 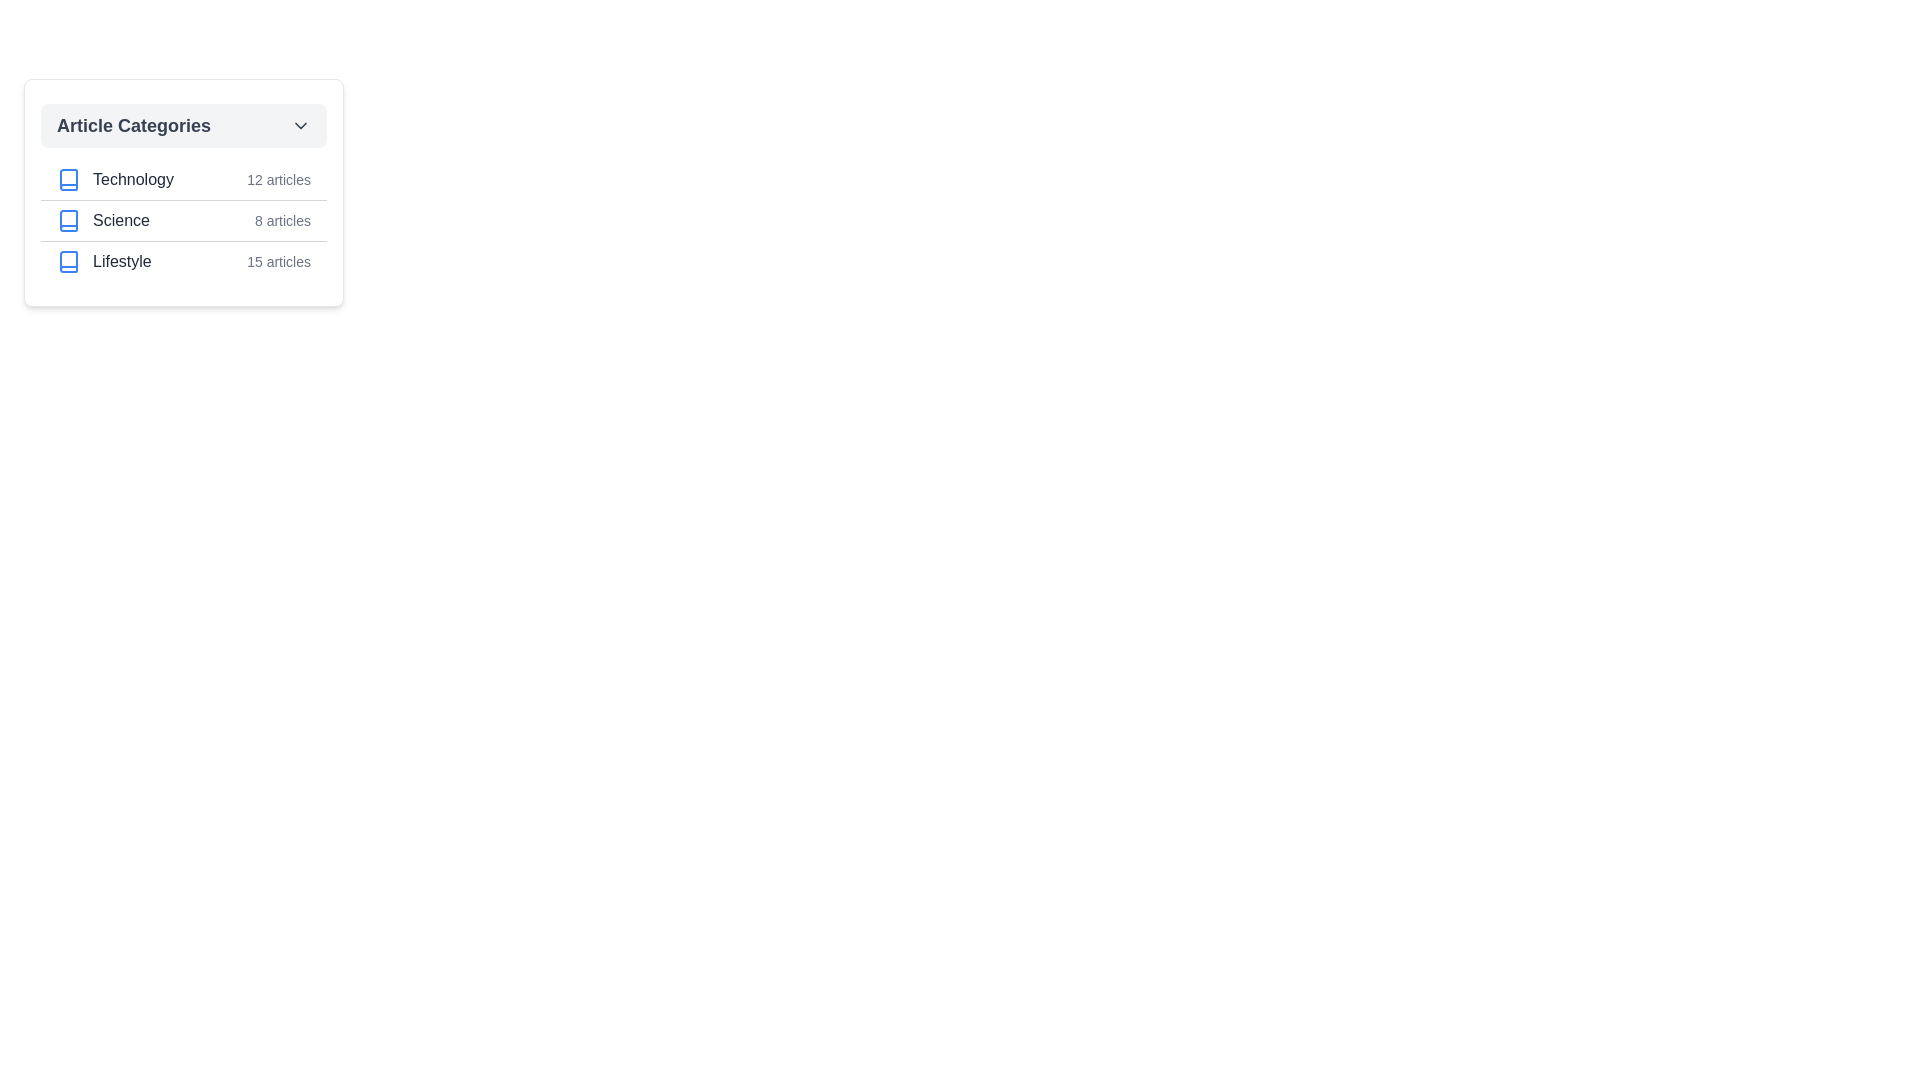 I want to click on the SVG book icon representing the 'Lifestyle' category, so click(x=68, y=261).